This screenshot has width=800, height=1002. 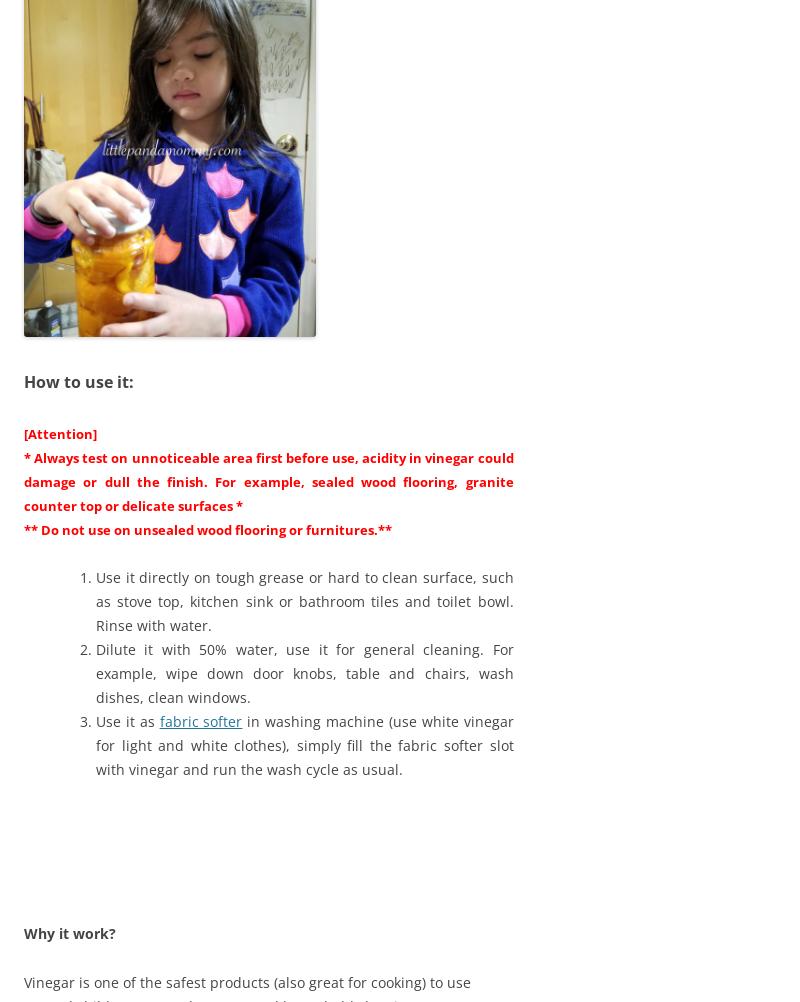 I want to click on 'Use it as', so click(x=126, y=720).